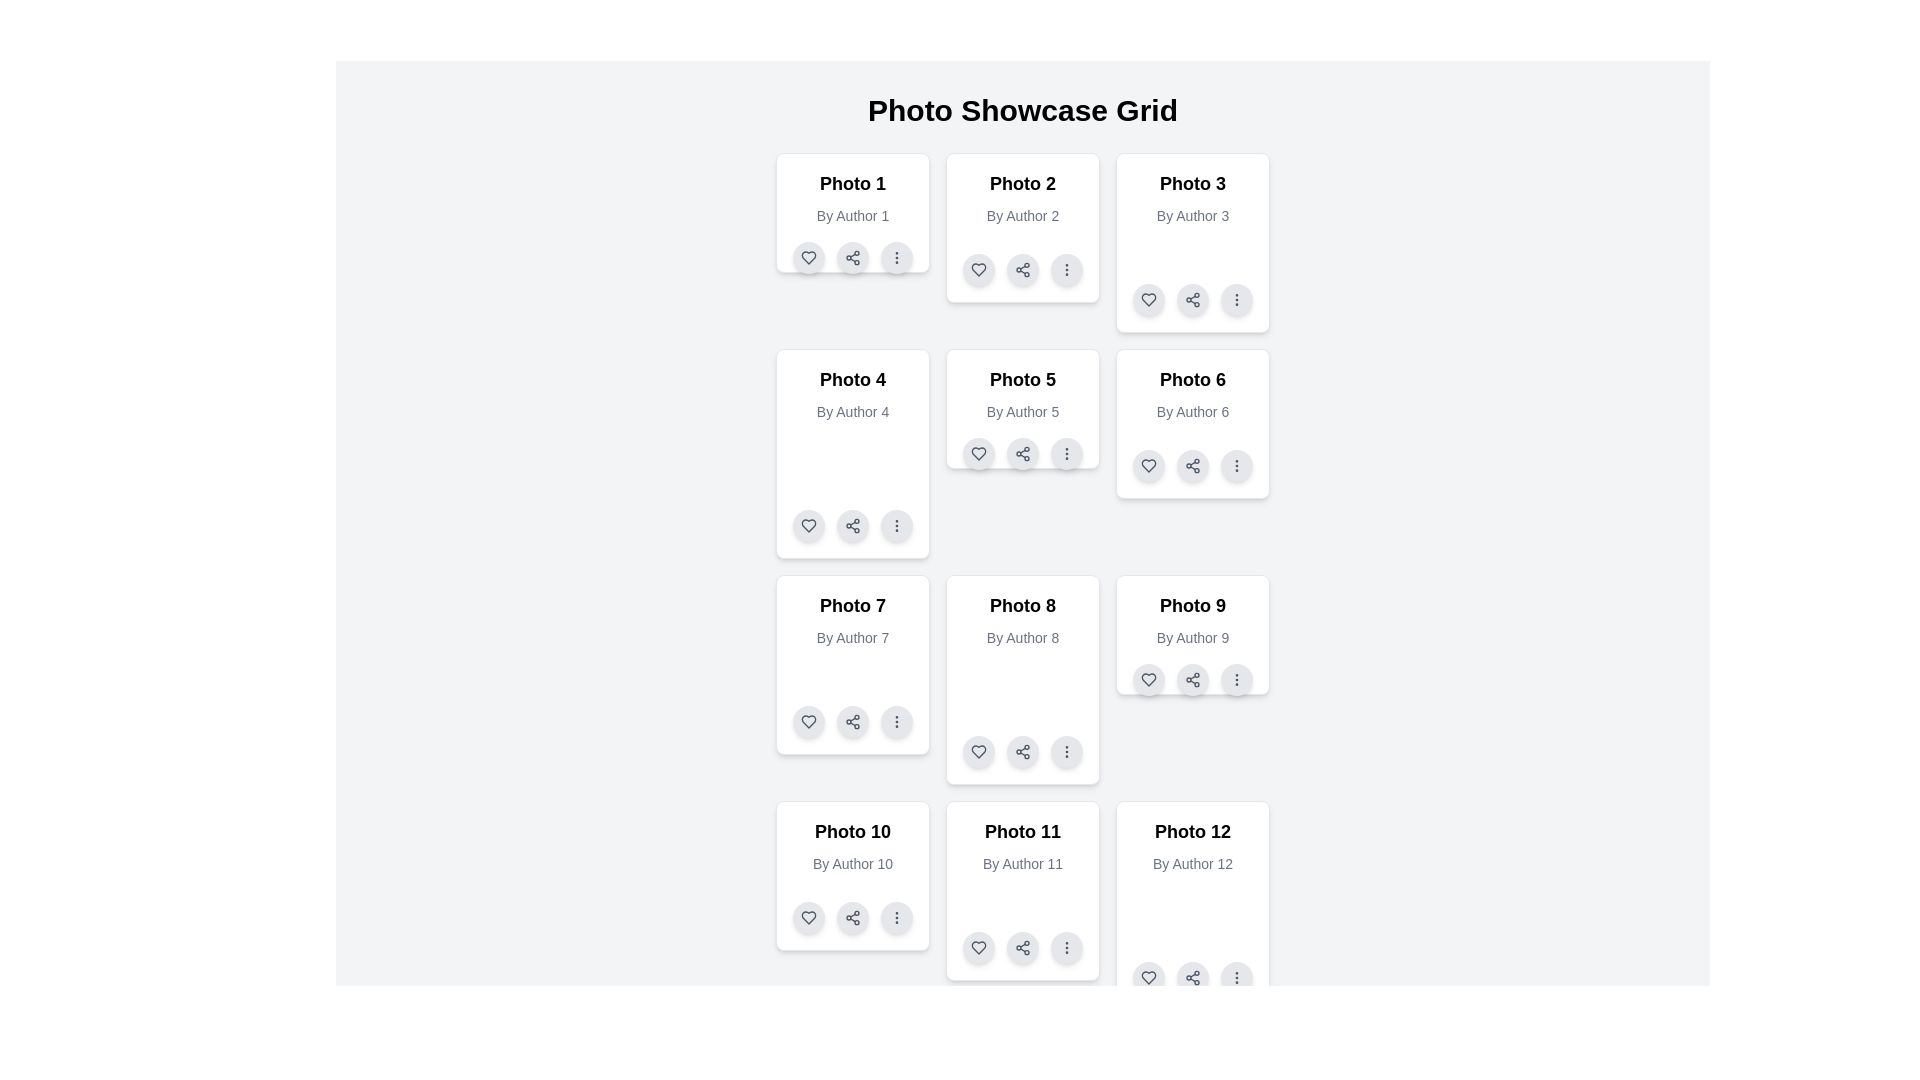 The width and height of the screenshot is (1920, 1080). Describe the element at coordinates (979, 454) in the screenshot. I see `the heart-shaped icon with a gray outline inside the circular button in the lower left section of the card labeled 'Photo 5' to mark it as 'liked'` at that location.